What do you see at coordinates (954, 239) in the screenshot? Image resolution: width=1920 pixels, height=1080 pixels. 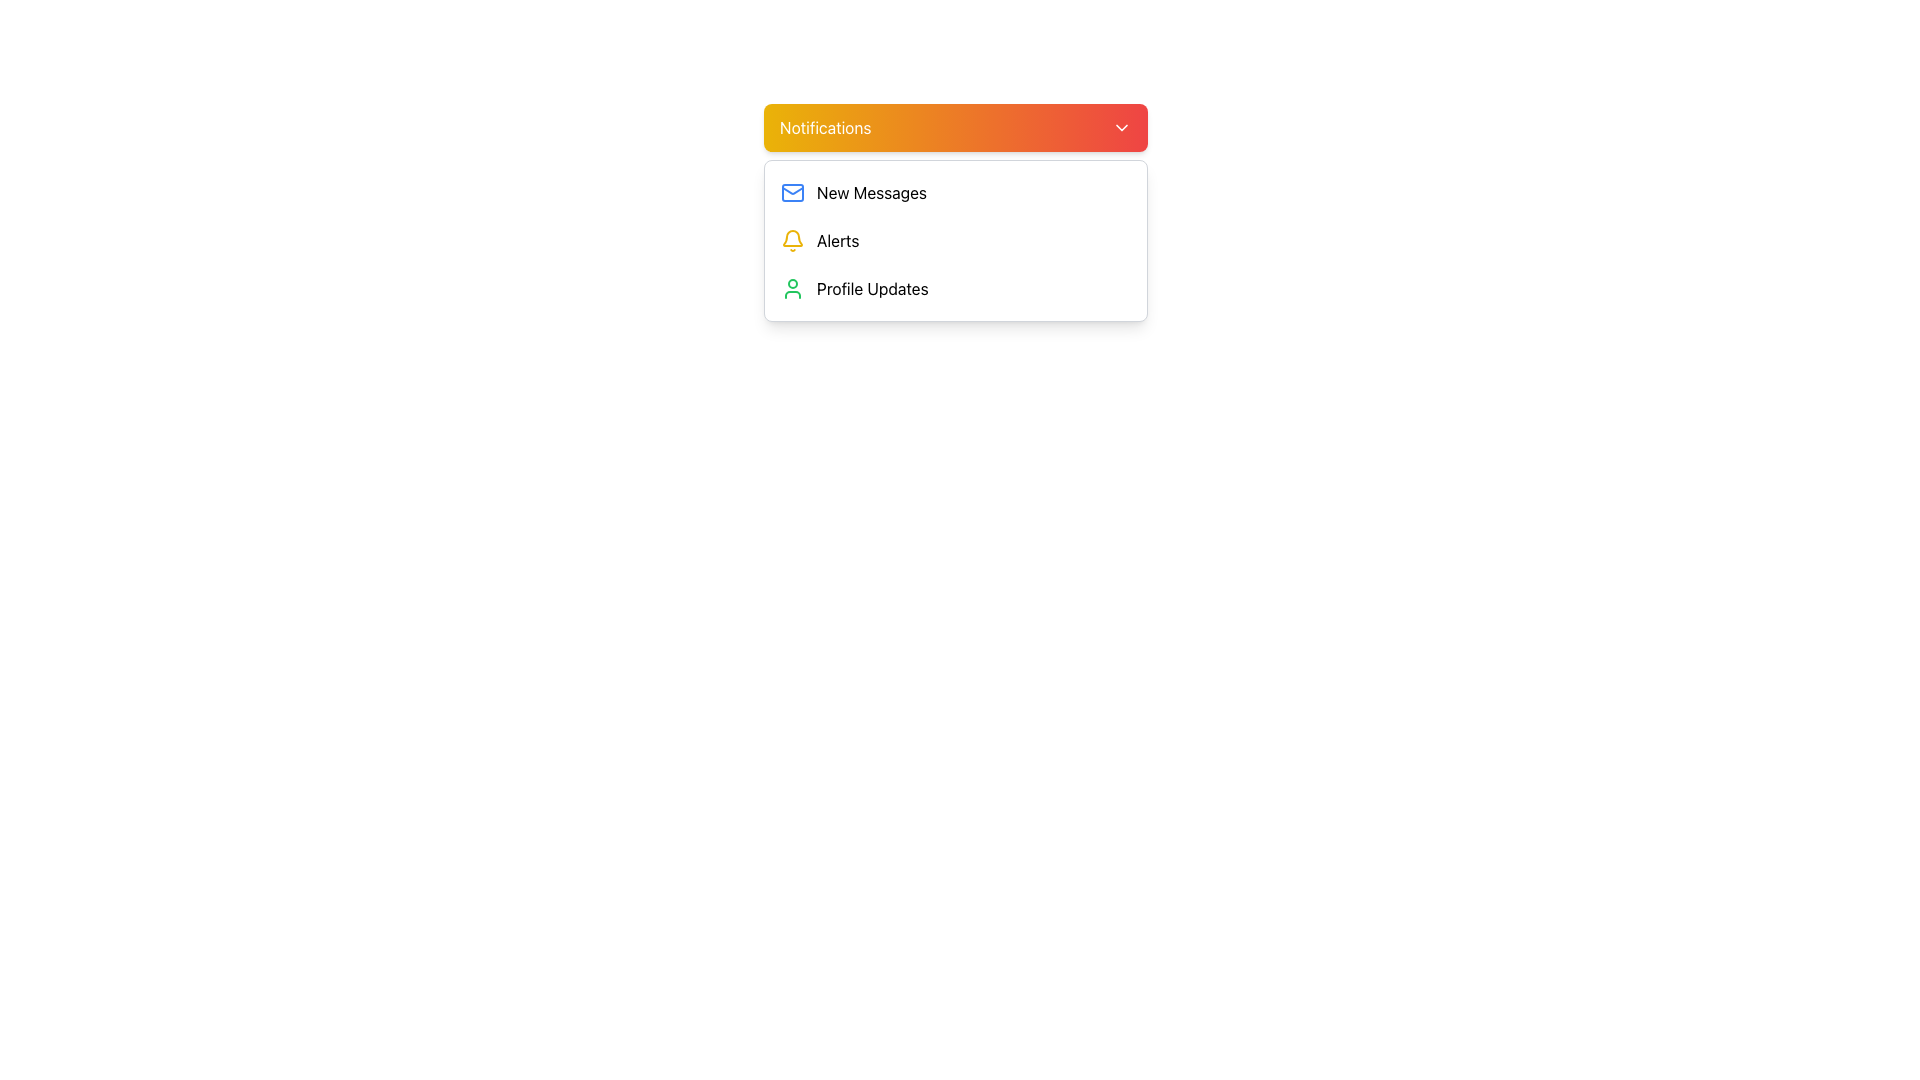 I see `the 'Alerts' notification list item in the dropdown menu` at bounding box center [954, 239].